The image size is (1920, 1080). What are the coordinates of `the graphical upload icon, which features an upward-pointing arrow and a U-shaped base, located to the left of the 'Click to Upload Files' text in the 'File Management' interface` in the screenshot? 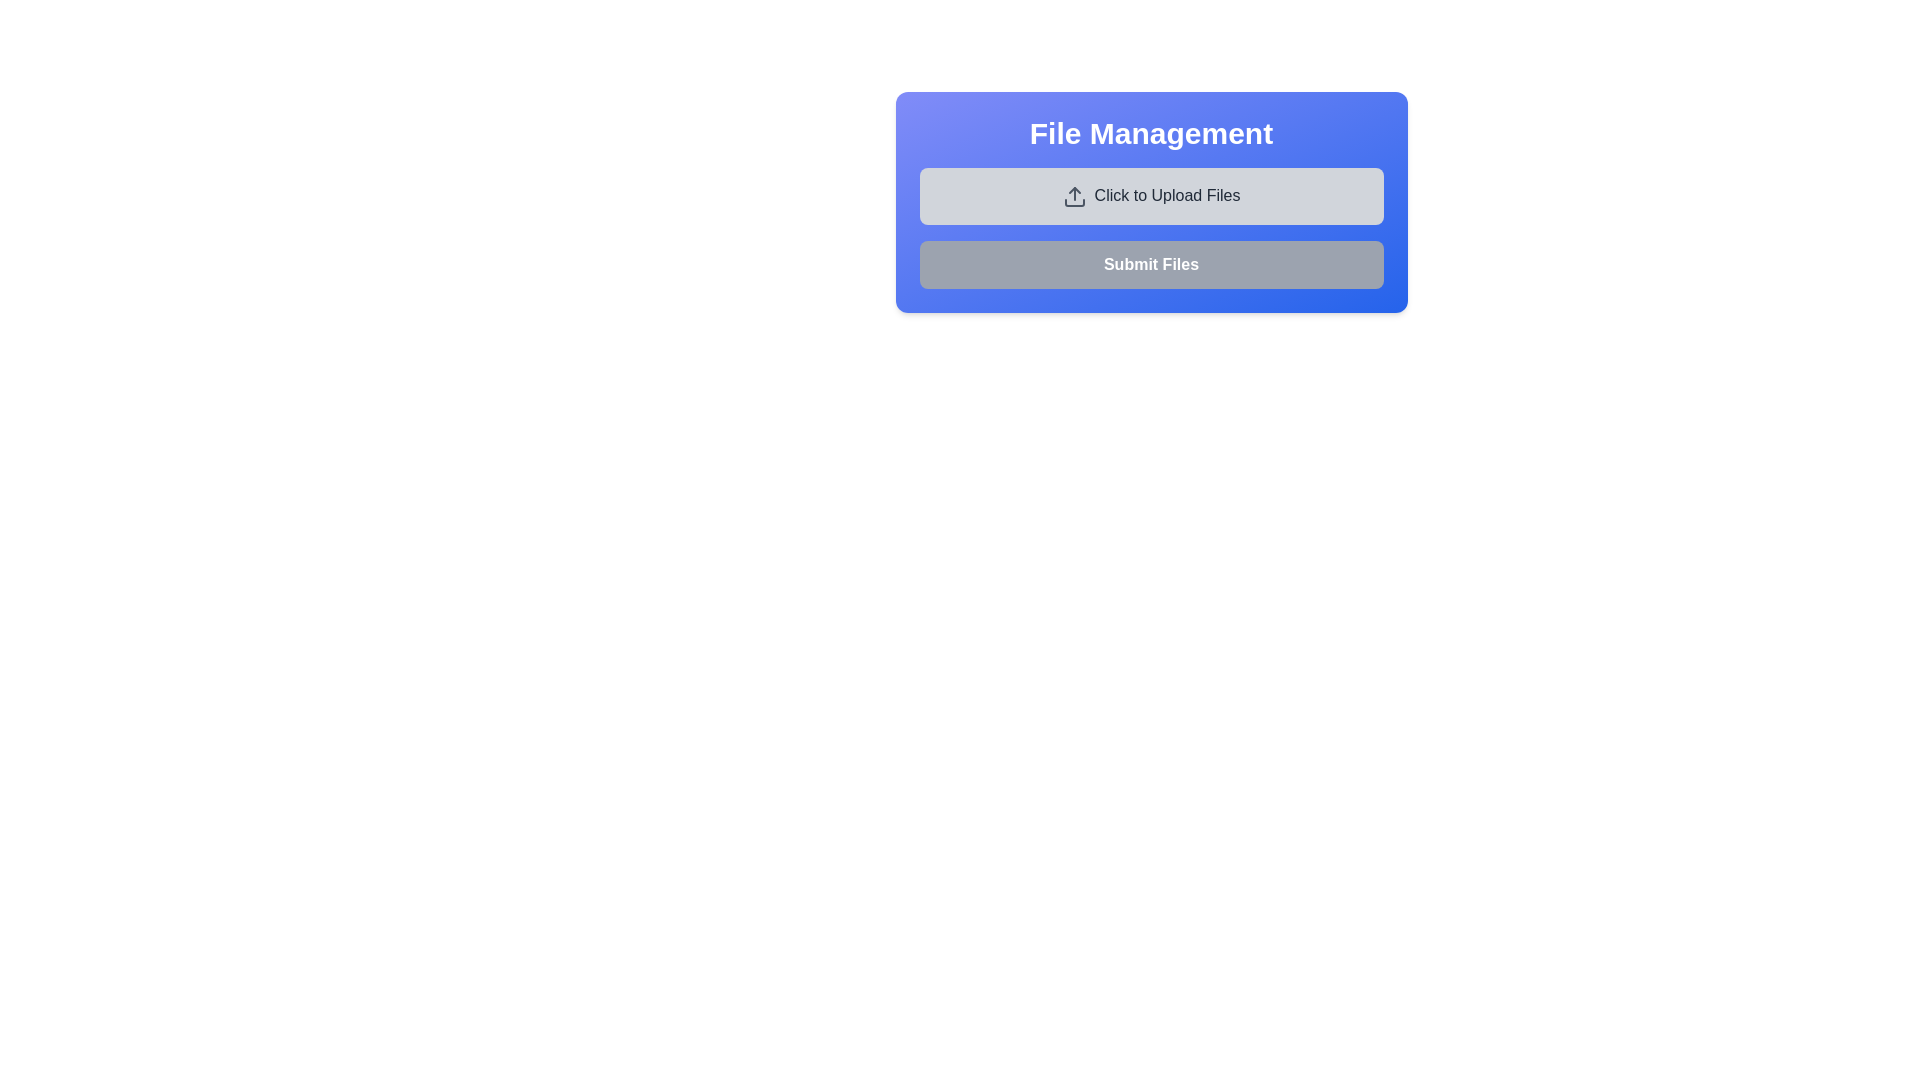 It's located at (1073, 196).